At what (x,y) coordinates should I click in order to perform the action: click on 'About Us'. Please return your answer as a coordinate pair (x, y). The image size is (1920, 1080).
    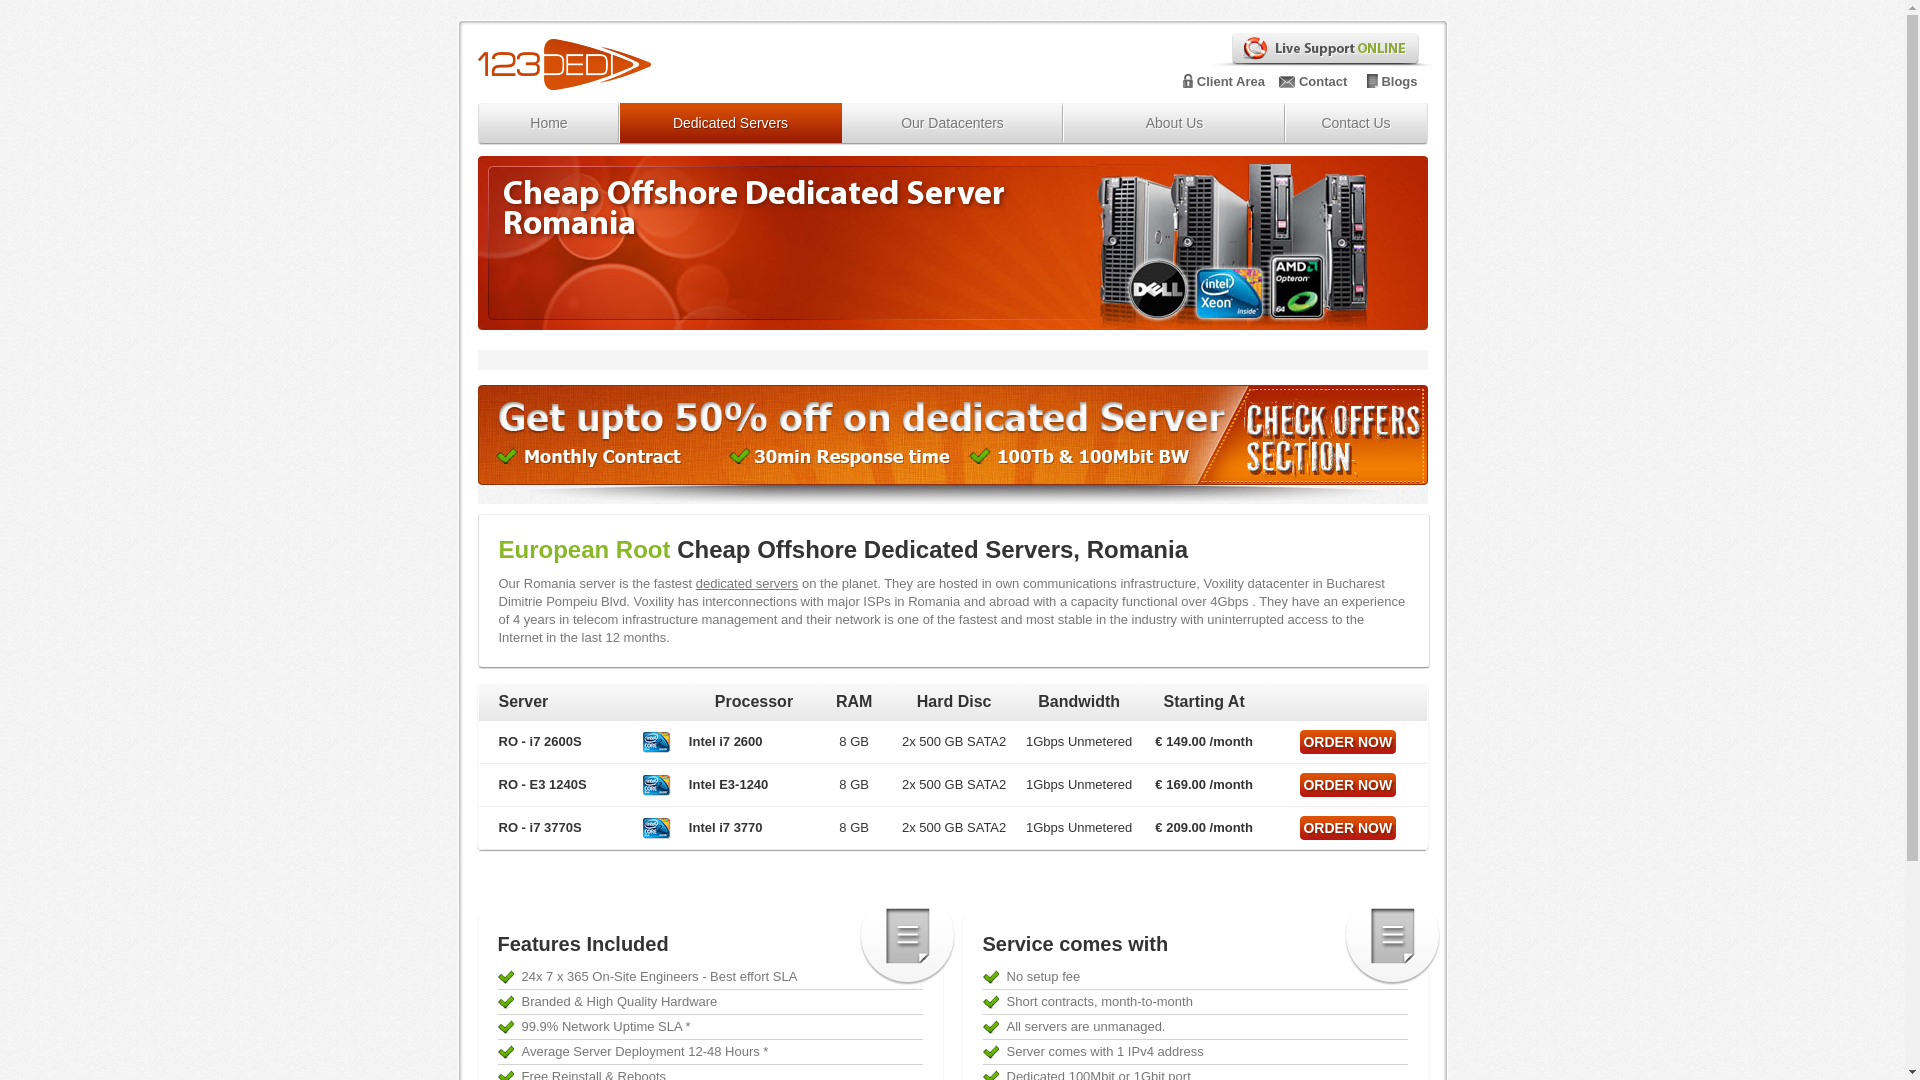
    Looking at the image, I should click on (1063, 123).